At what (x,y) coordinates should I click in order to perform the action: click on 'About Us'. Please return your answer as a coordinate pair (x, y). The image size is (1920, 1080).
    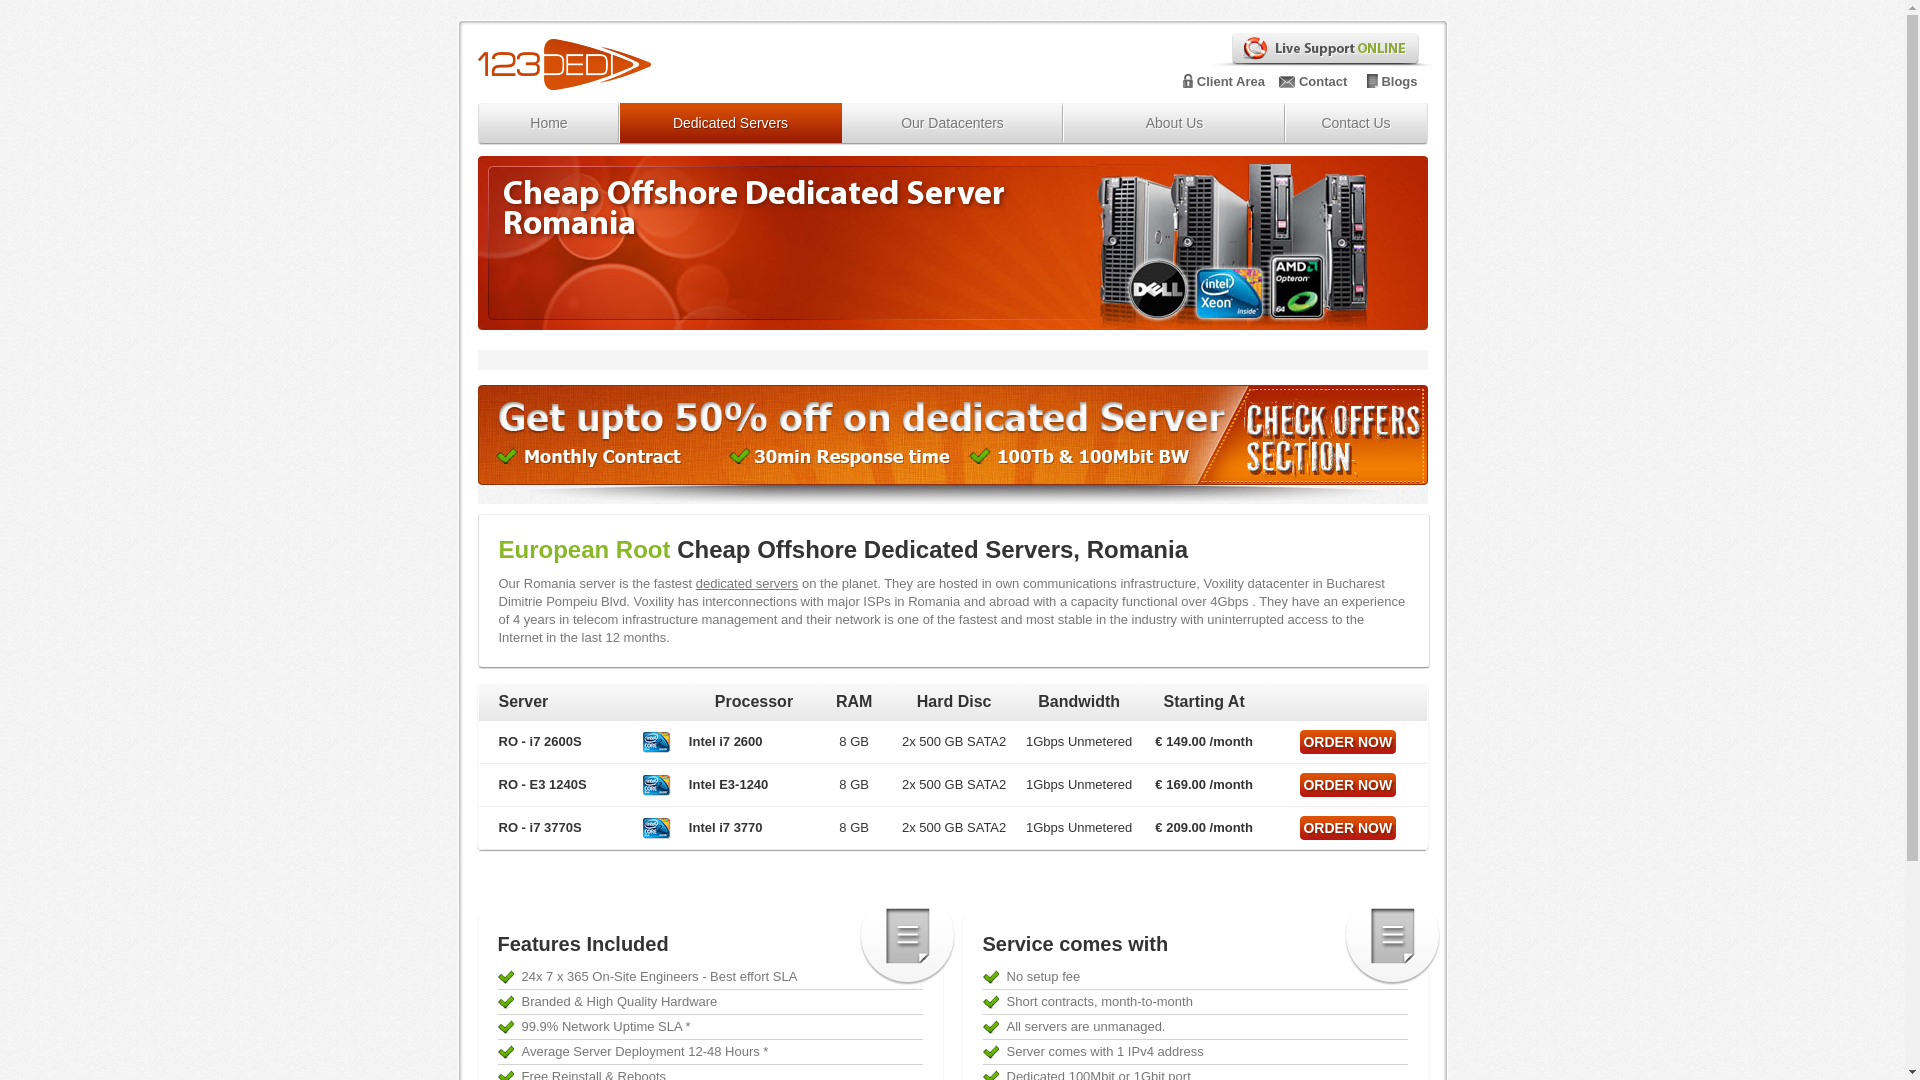
    Looking at the image, I should click on (1063, 123).